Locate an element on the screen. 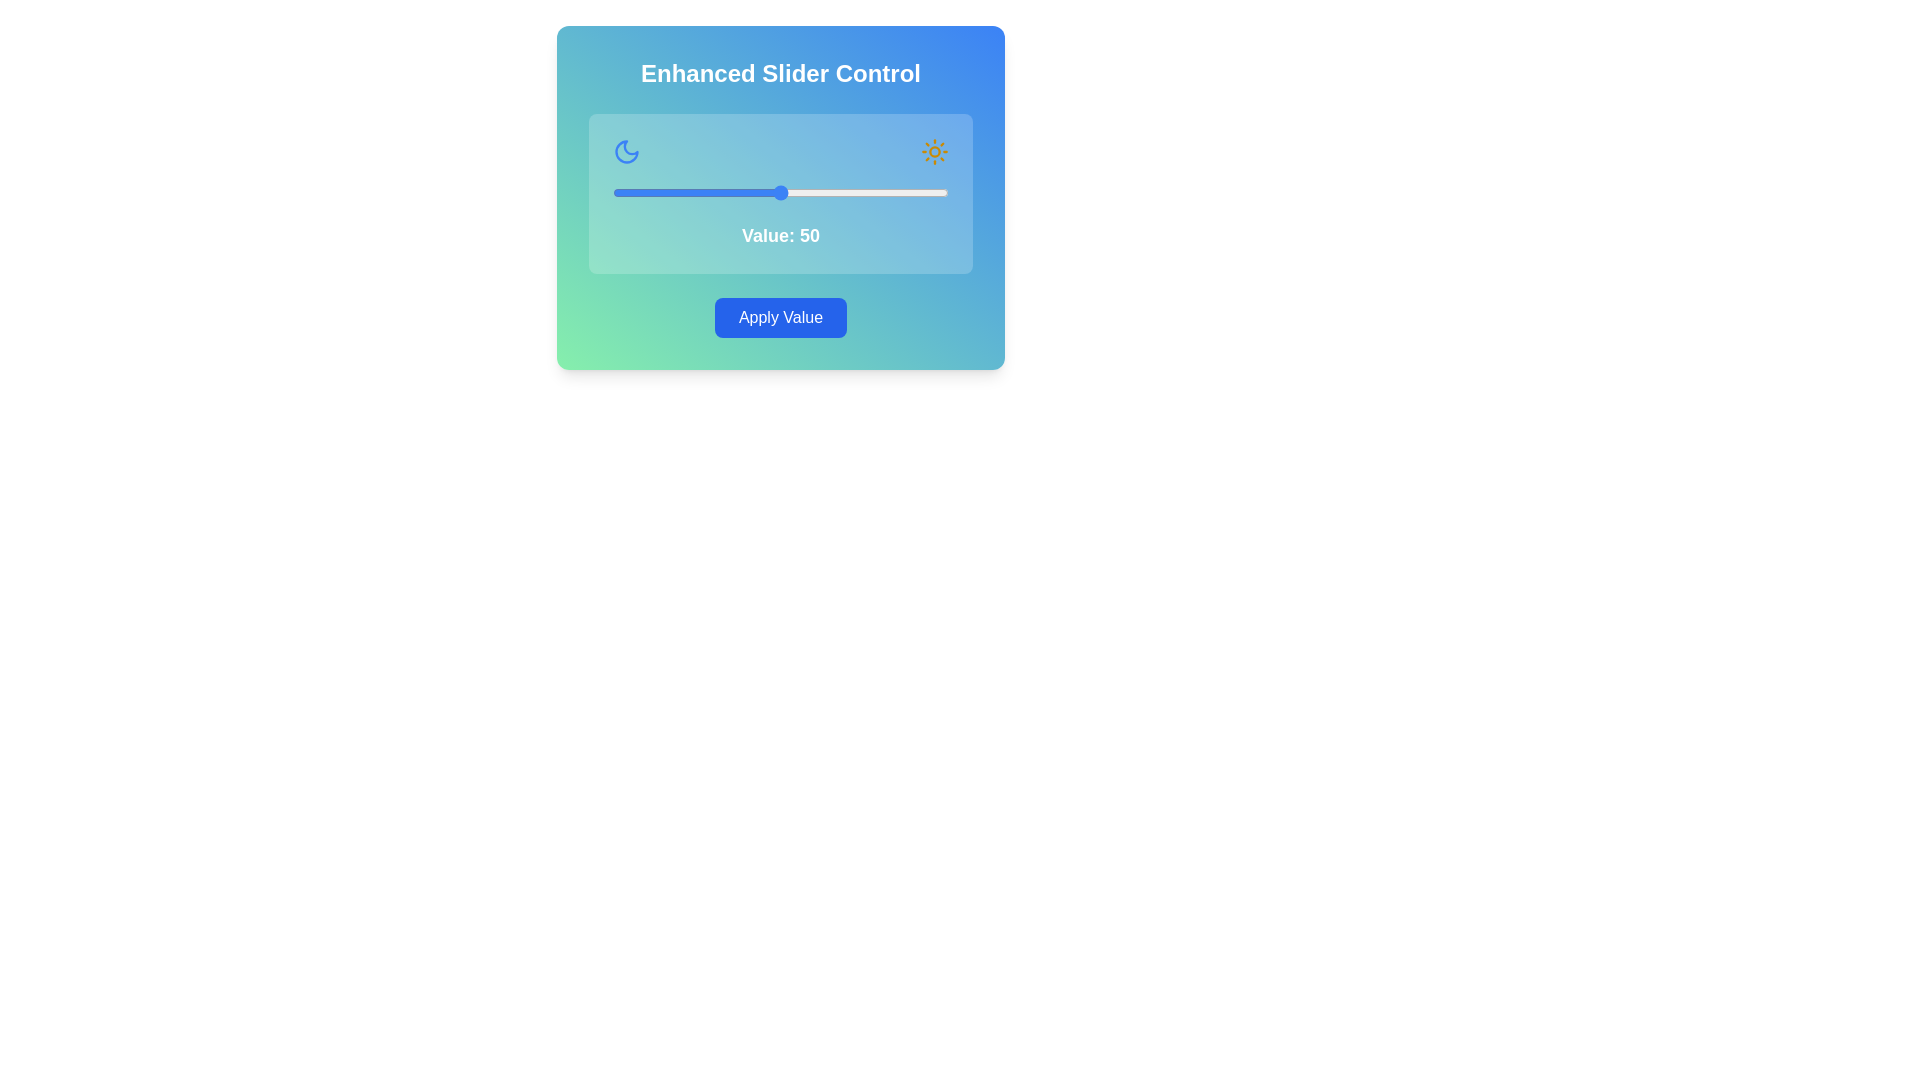  the slider is located at coordinates (931, 192).